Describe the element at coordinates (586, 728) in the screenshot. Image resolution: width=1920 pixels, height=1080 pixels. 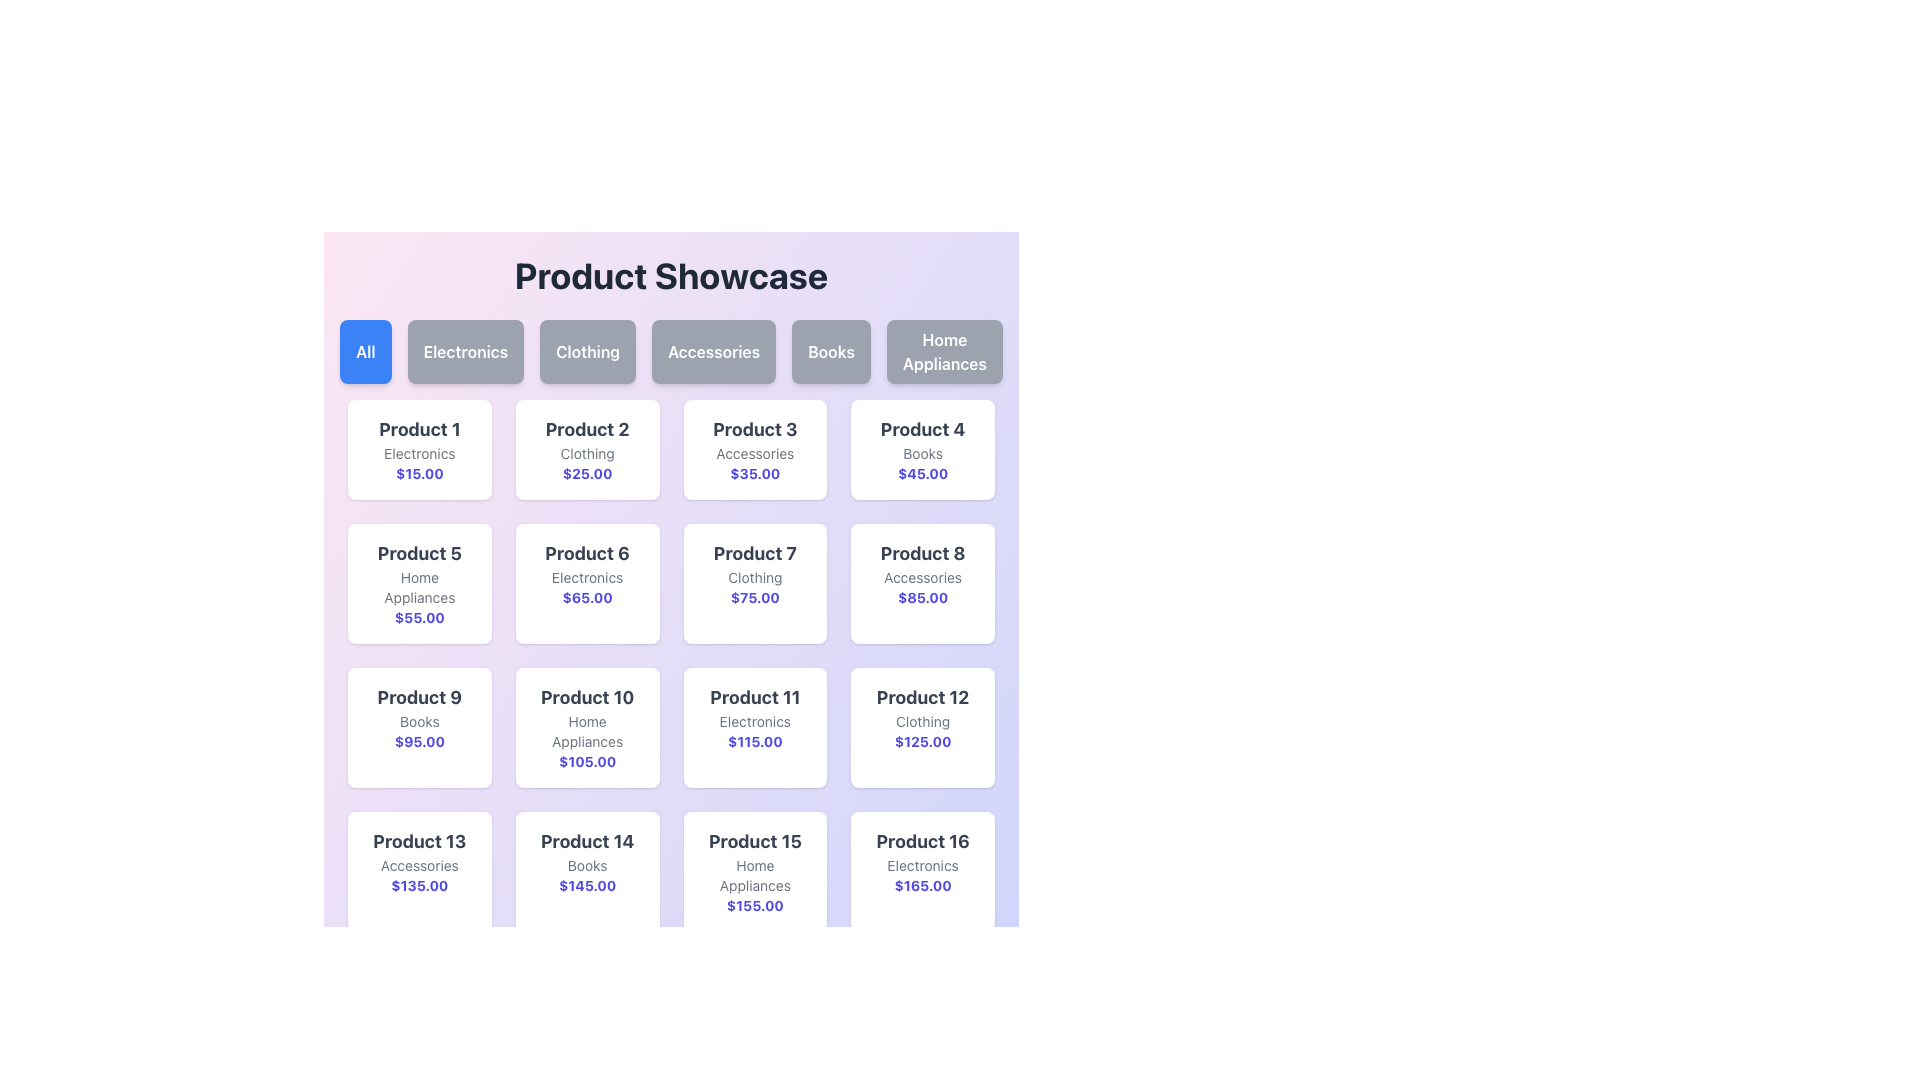
I see `the card displaying 'Product 10' with the price '$105.00' located in the third row and second column of the grid` at that location.